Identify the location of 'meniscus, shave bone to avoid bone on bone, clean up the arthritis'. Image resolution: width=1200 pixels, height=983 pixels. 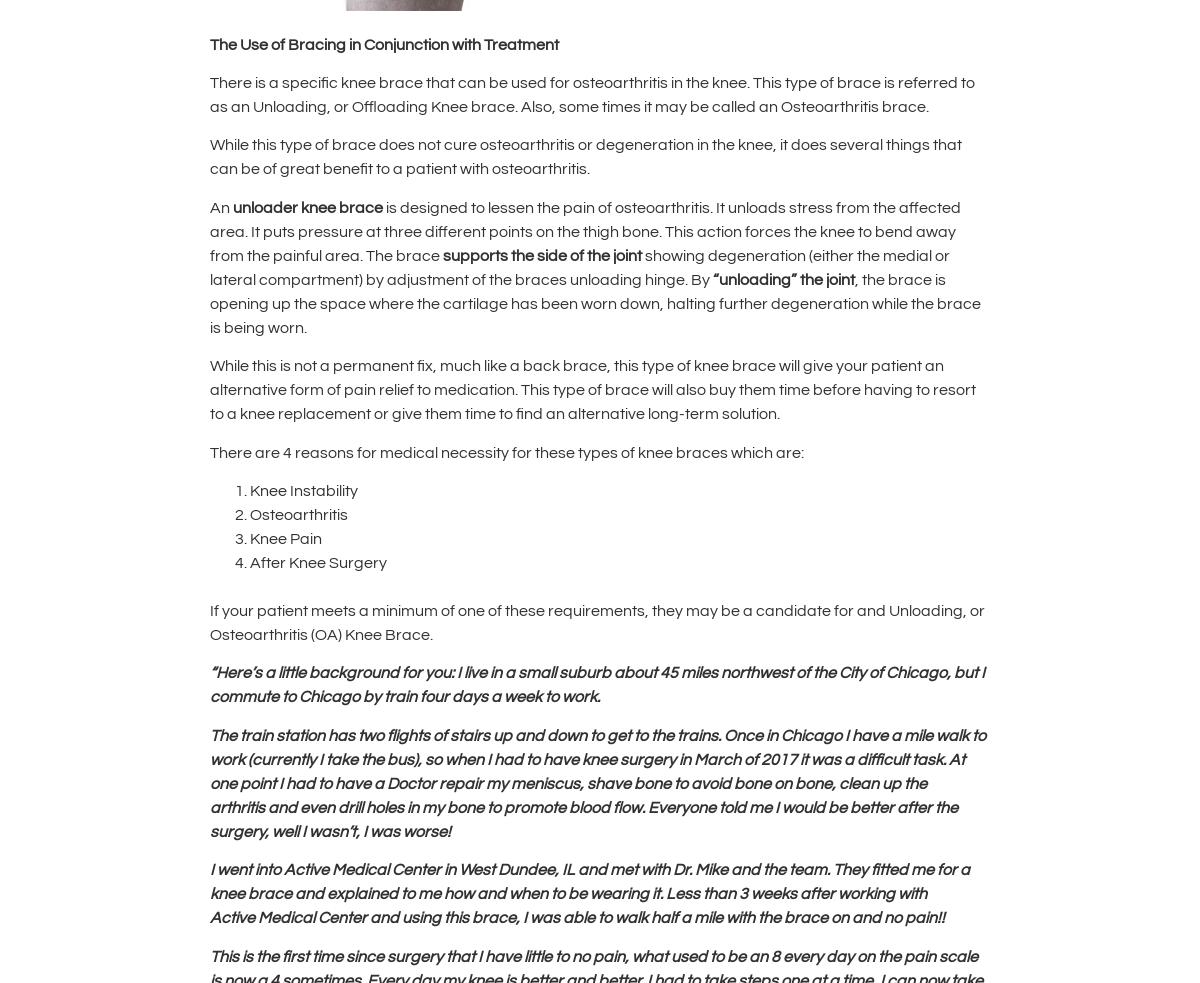
(209, 793).